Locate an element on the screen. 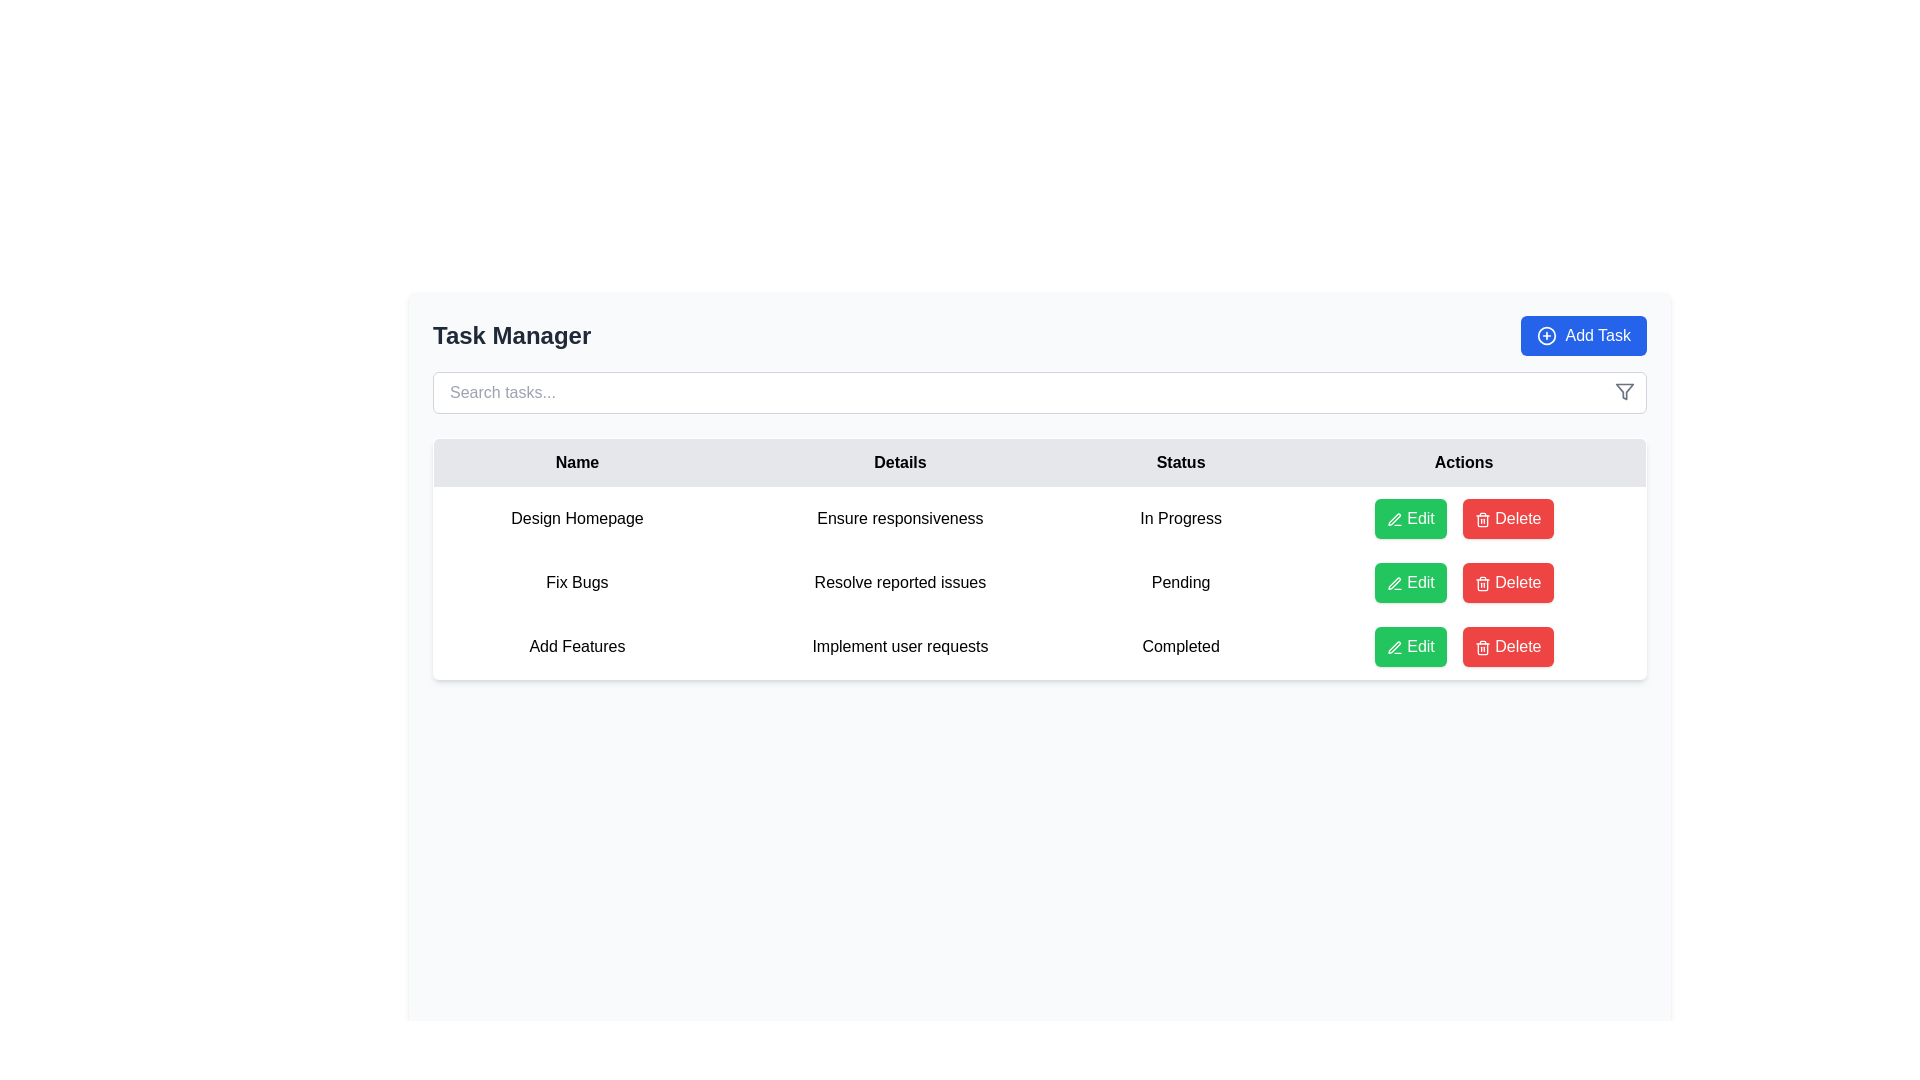  the filter icon located in the top-right corner of the interface, adjacent to the search bar and 'Add Task' button is located at coordinates (1625, 392).